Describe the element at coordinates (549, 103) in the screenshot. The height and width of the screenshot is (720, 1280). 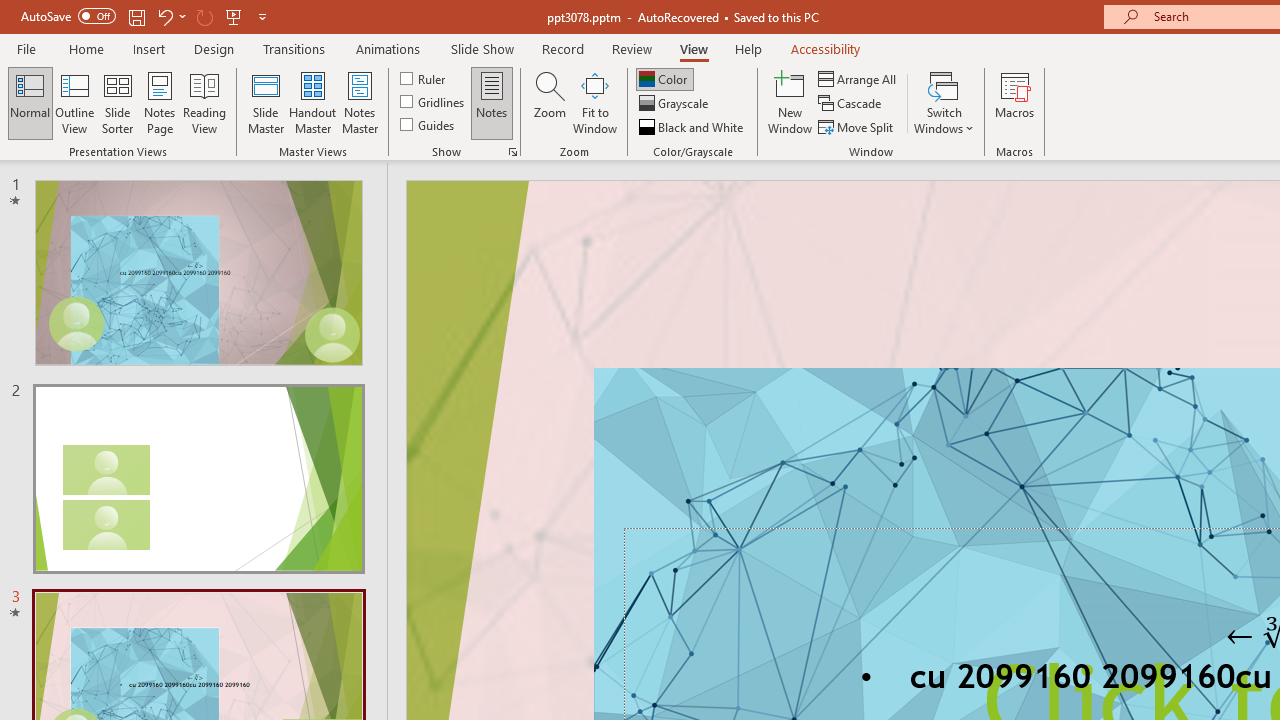
I see `'Zoom...'` at that location.